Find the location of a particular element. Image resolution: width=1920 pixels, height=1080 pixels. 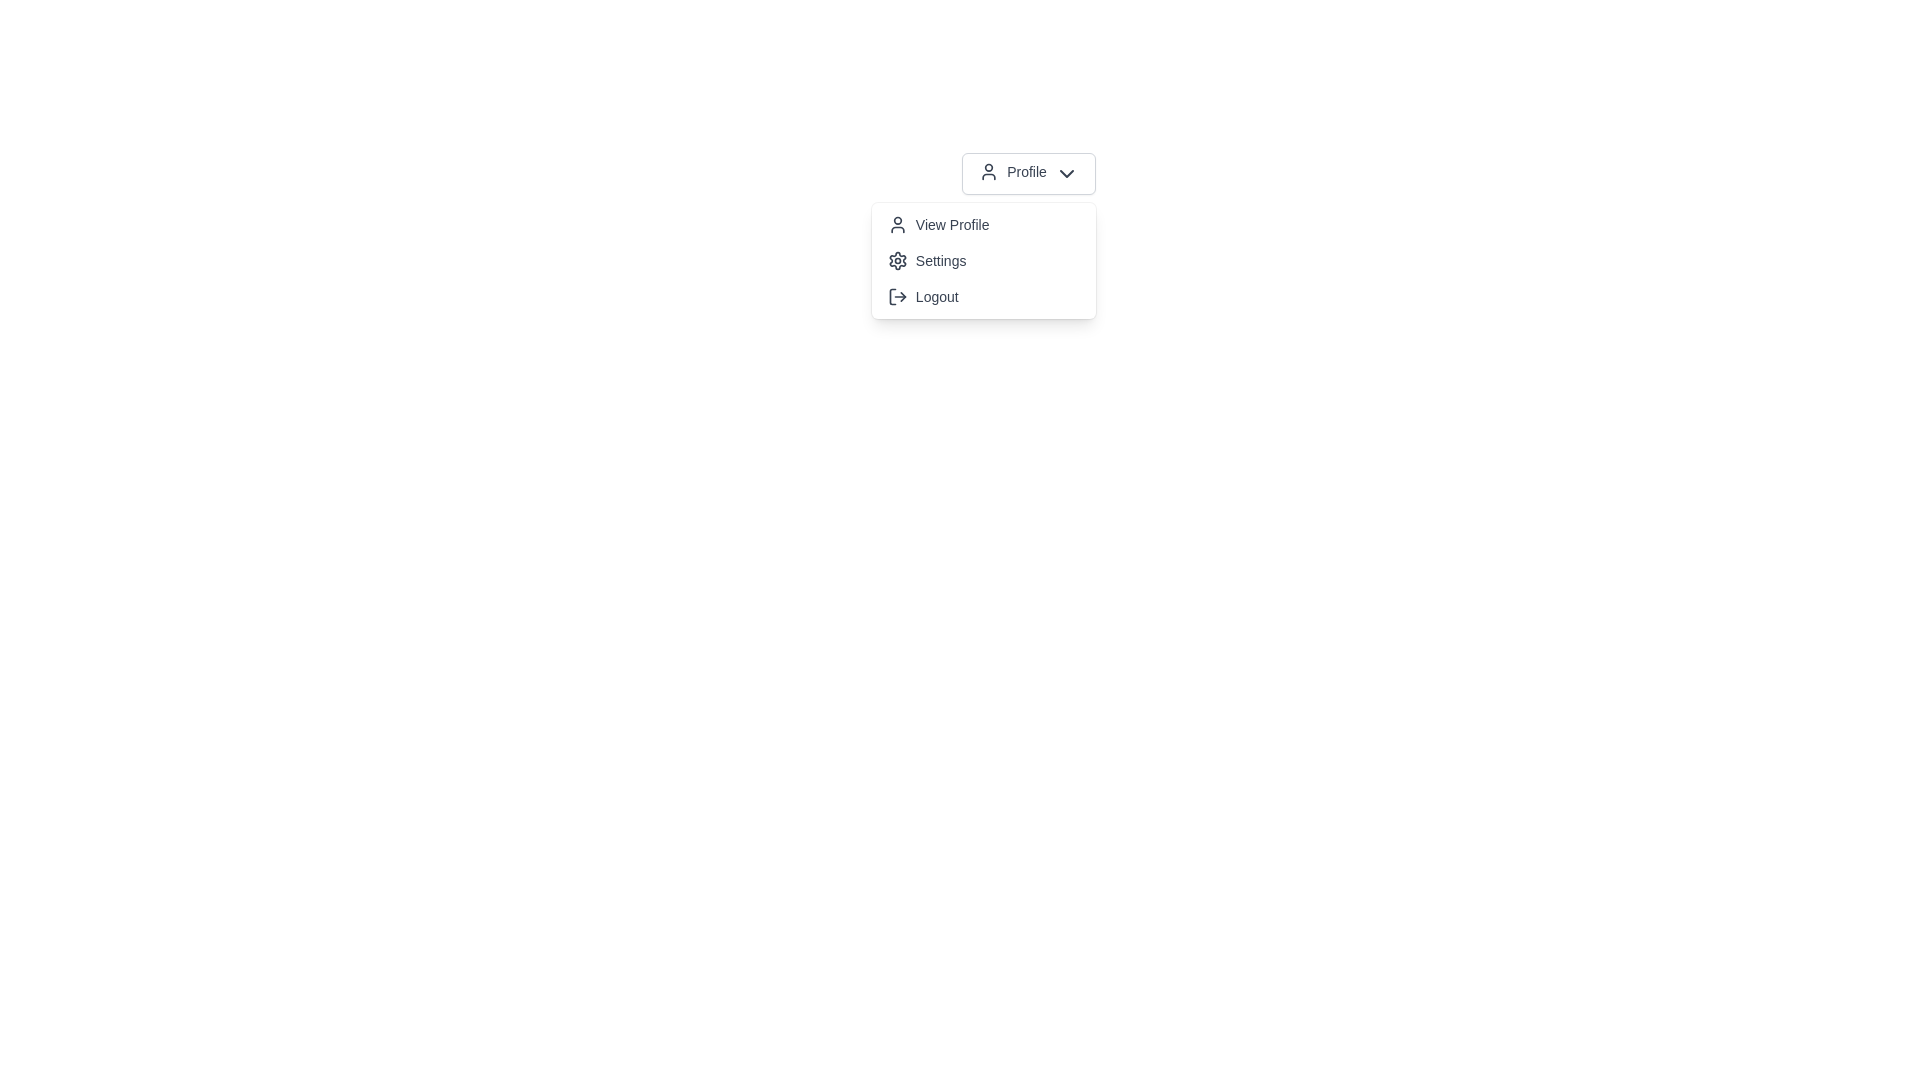

the settings icon, which is a cogwheel-shaped graphical icon located to the left of the 'Settings' text in the dropdown menu is located at coordinates (896, 260).